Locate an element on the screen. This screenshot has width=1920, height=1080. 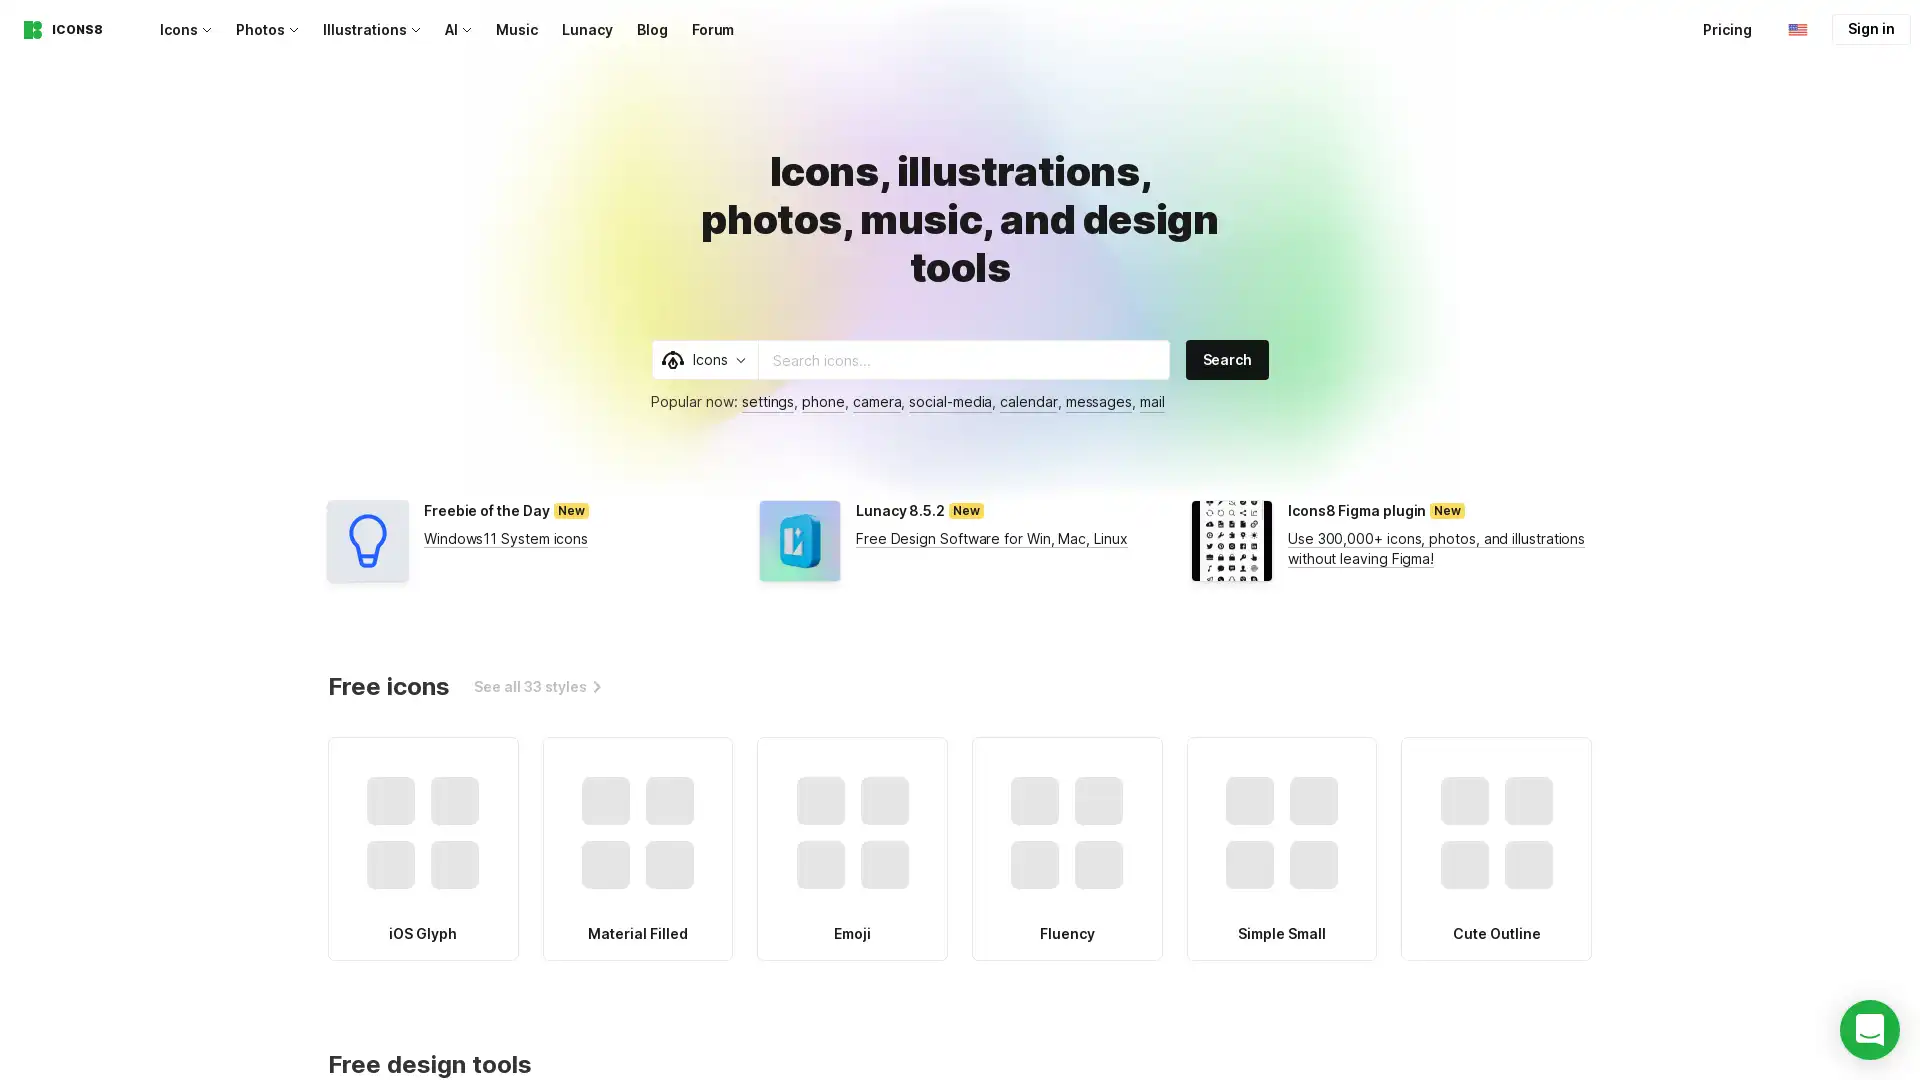
Sign in is located at coordinates (1870, 29).